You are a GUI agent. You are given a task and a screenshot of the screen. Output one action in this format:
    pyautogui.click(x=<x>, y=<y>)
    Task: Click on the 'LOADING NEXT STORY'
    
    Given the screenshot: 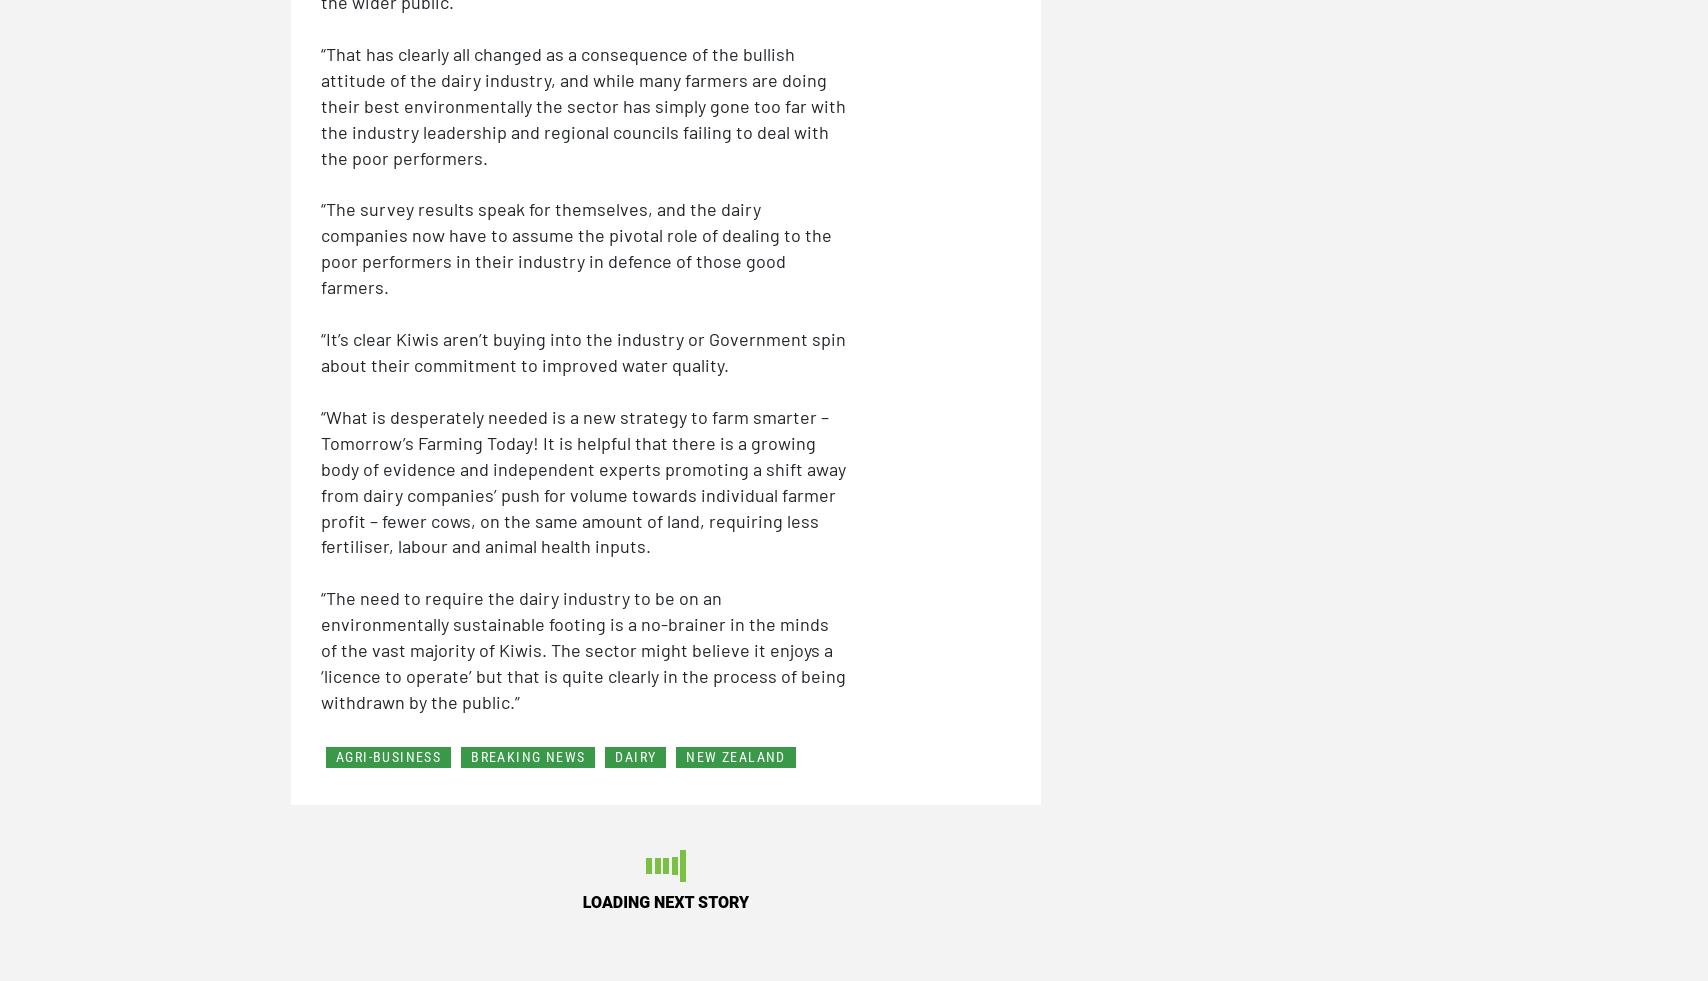 What is the action you would take?
    pyautogui.click(x=665, y=901)
    